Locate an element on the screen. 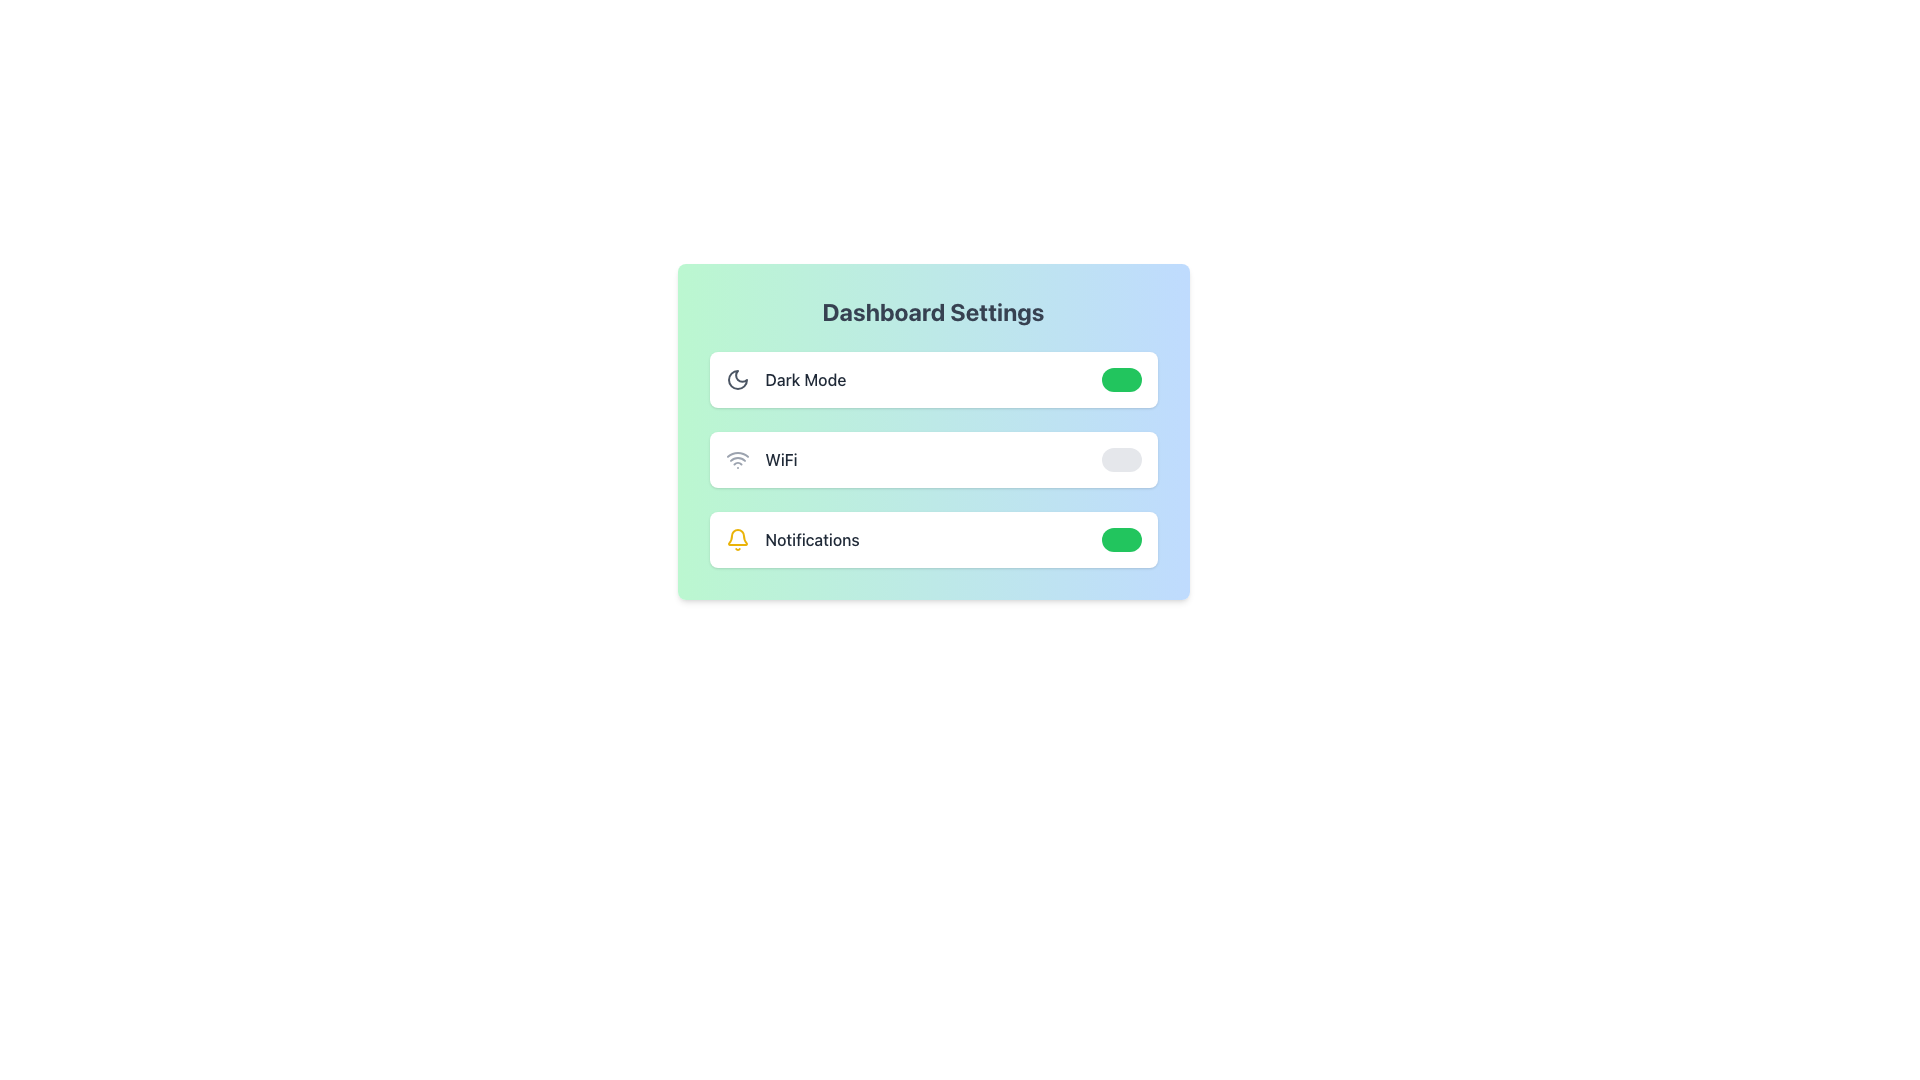  the toggle switch in the WiFi settings section to change its state, which is the second item in the vertical stack of options within the settings panel is located at coordinates (932, 459).